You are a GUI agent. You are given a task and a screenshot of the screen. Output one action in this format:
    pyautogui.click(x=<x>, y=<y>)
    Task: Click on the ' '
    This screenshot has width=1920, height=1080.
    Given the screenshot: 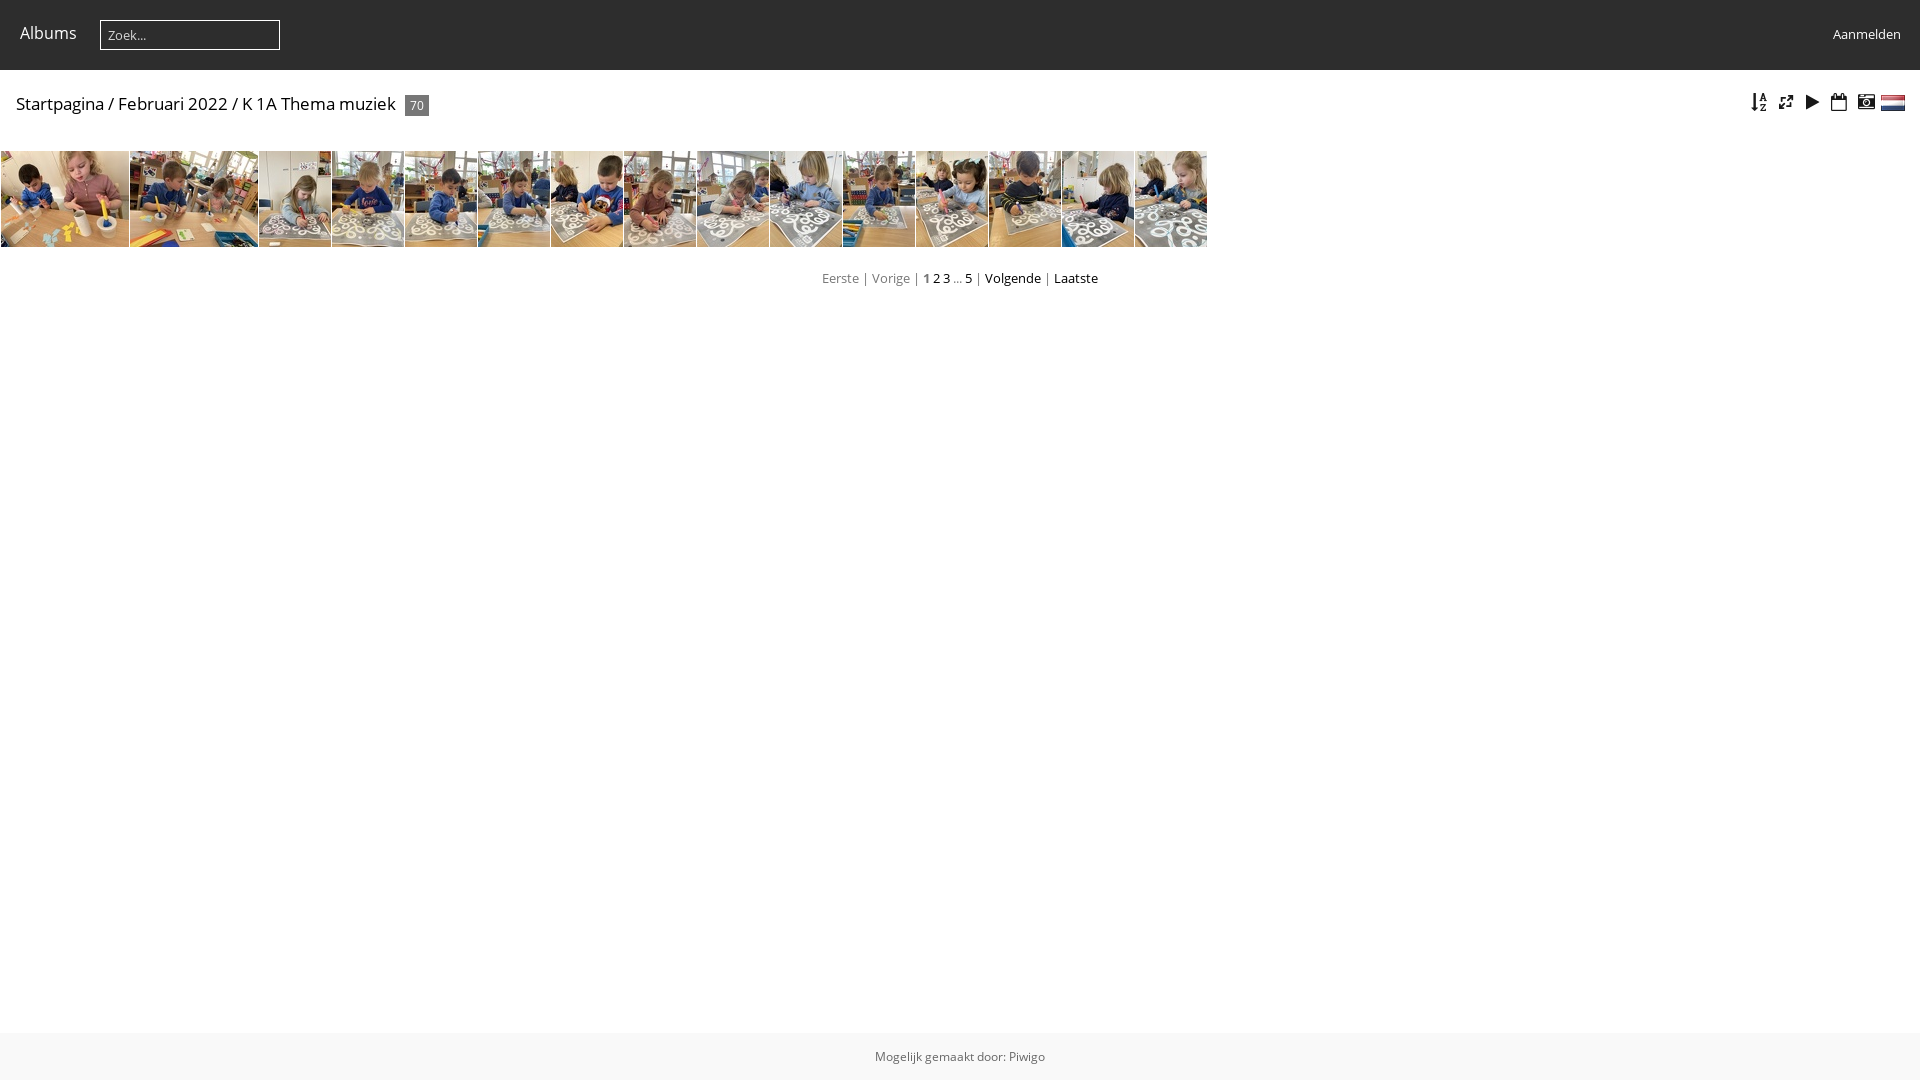 What is the action you would take?
    pyautogui.click(x=1893, y=103)
    